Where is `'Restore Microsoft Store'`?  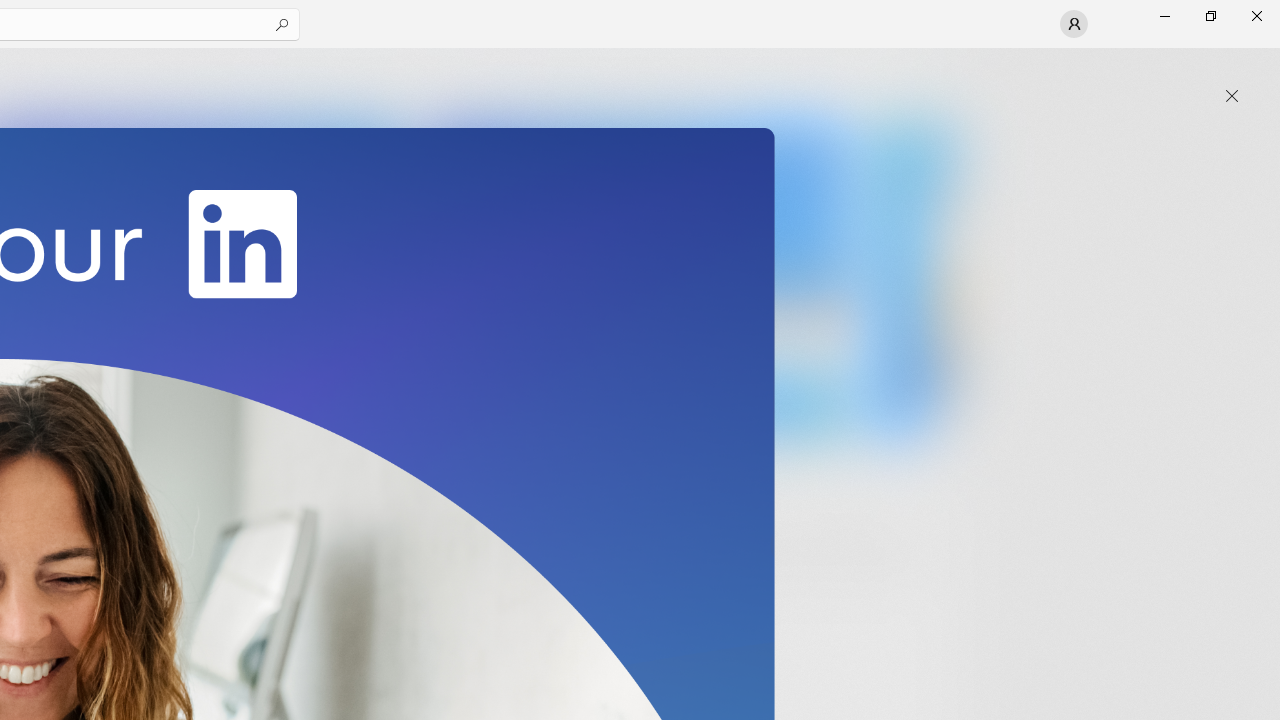
'Restore Microsoft Store' is located at coordinates (1209, 15).